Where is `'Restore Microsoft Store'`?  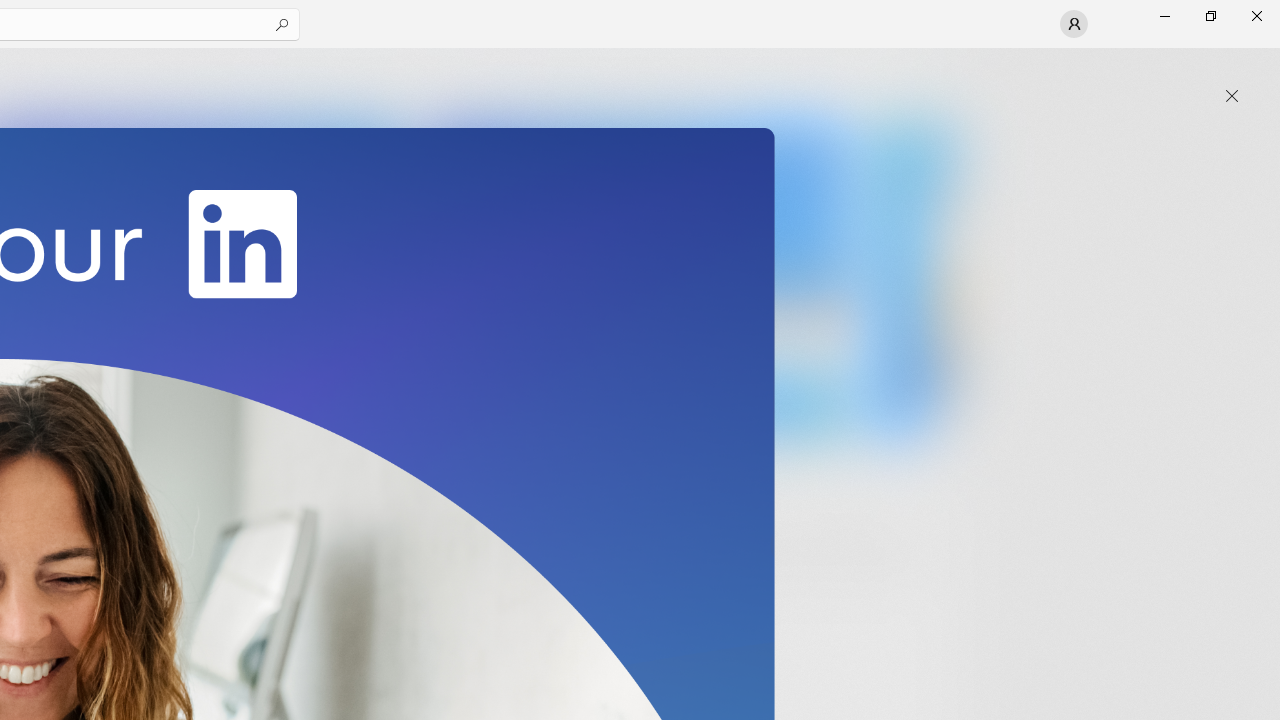
'Restore Microsoft Store' is located at coordinates (1209, 15).